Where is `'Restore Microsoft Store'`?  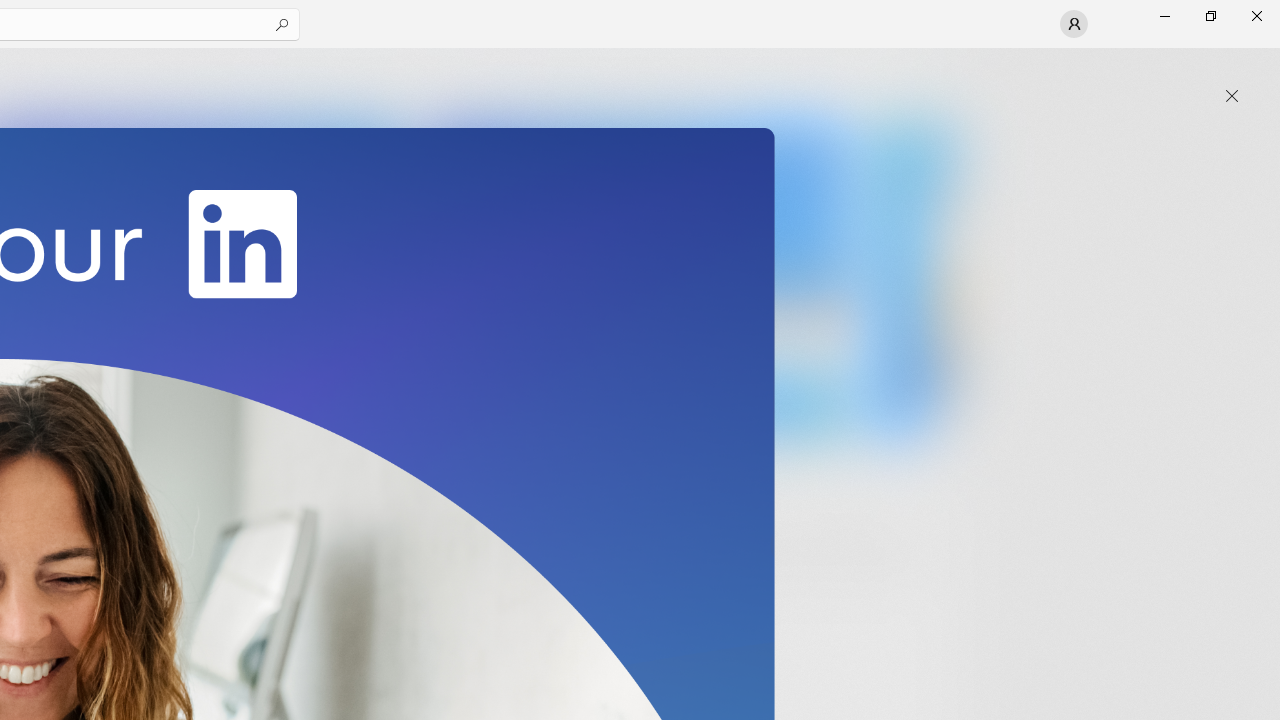
'Restore Microsoft Store' is located at coordinates (1209, 15).